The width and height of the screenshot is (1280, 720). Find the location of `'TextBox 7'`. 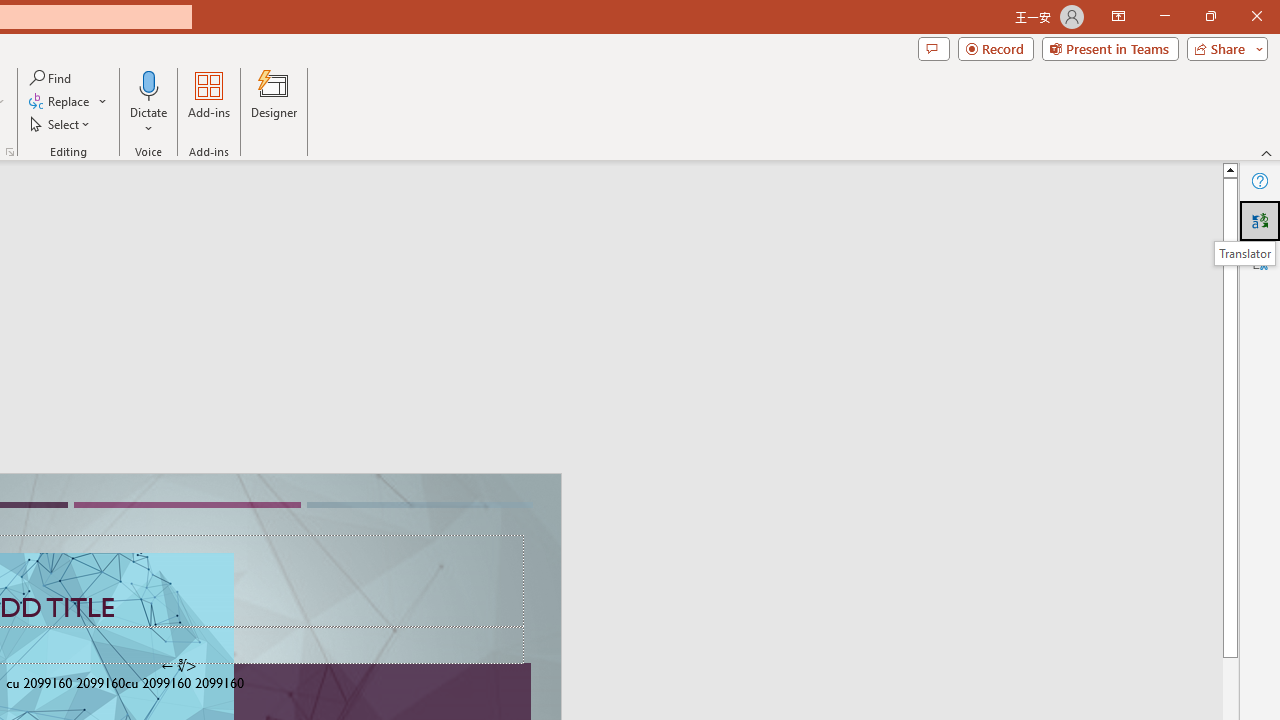

'TextBox 7' is located at coordinates (179, 666).